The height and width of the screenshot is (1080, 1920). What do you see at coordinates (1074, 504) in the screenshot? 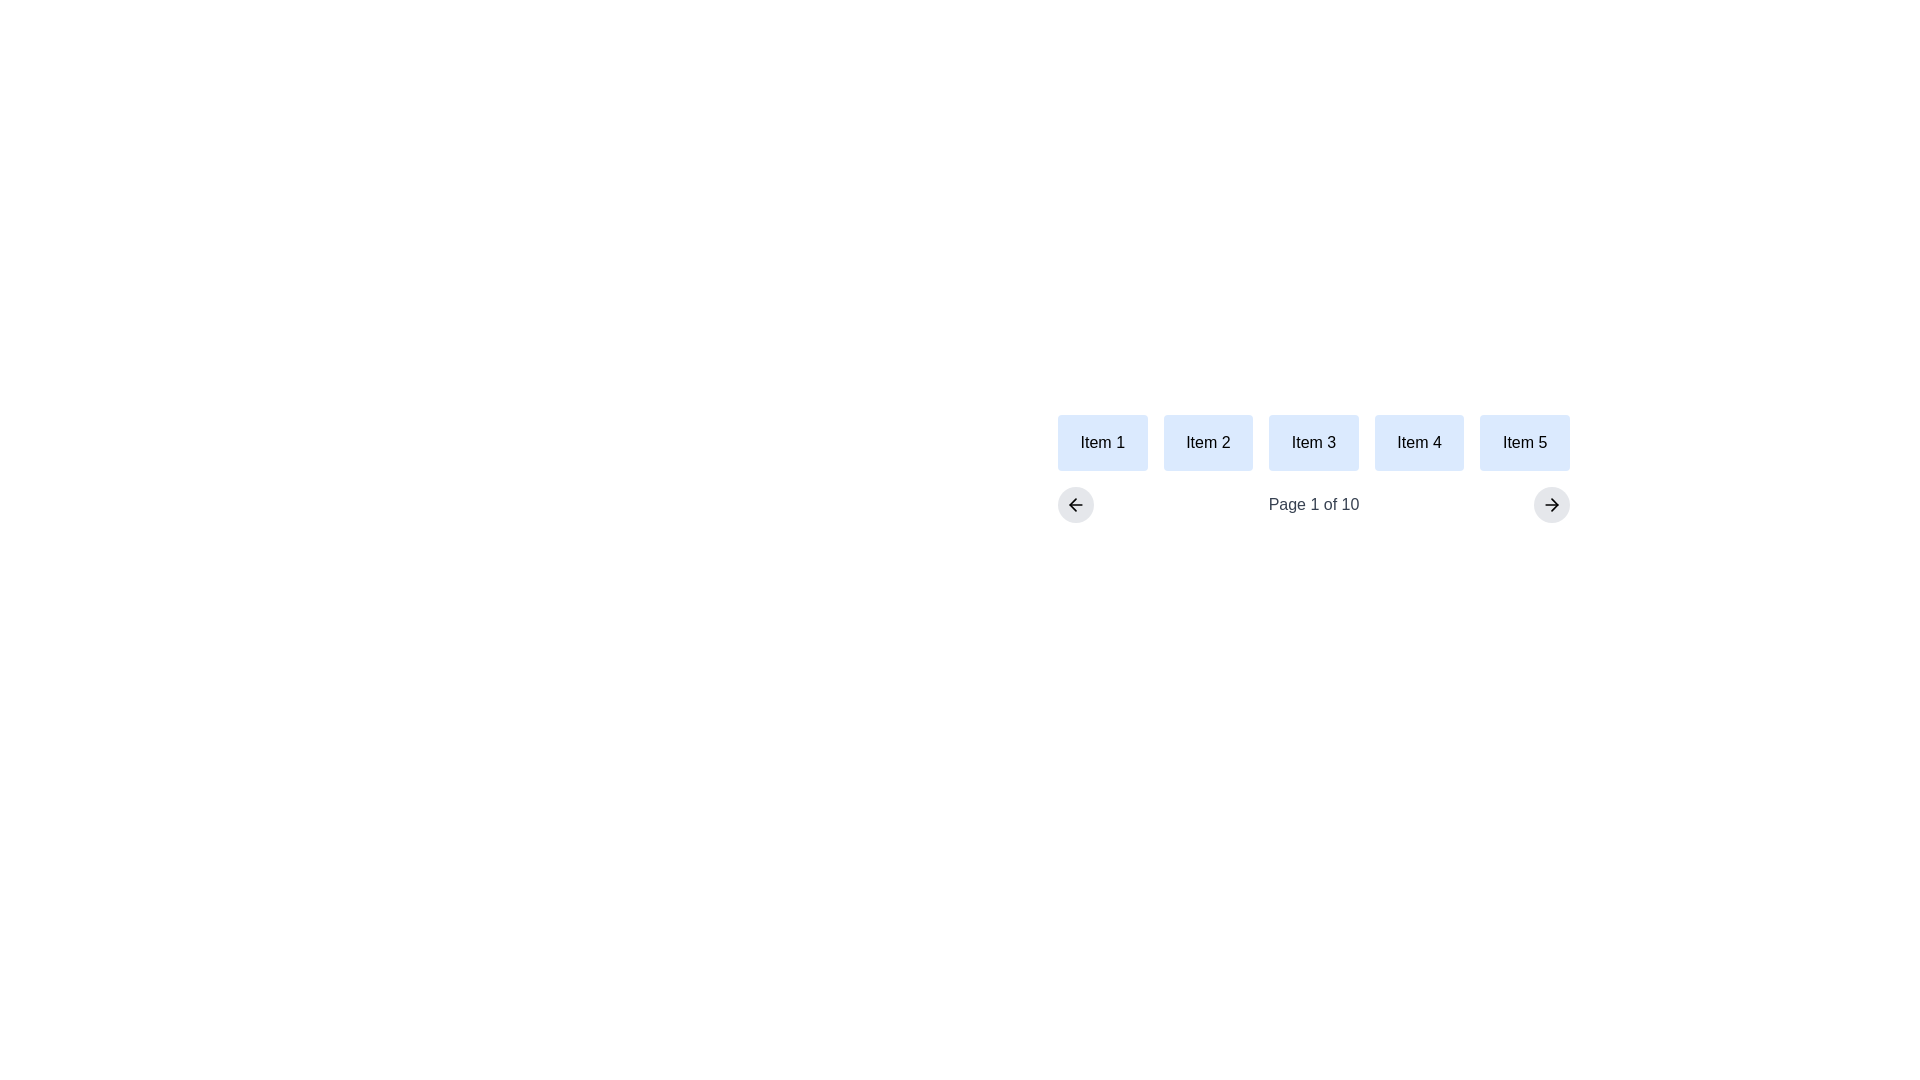
I see `the left-pointing arrow icon within the circular button, which has a light gray background and rounded corners` at bounding box center [1074, 504].